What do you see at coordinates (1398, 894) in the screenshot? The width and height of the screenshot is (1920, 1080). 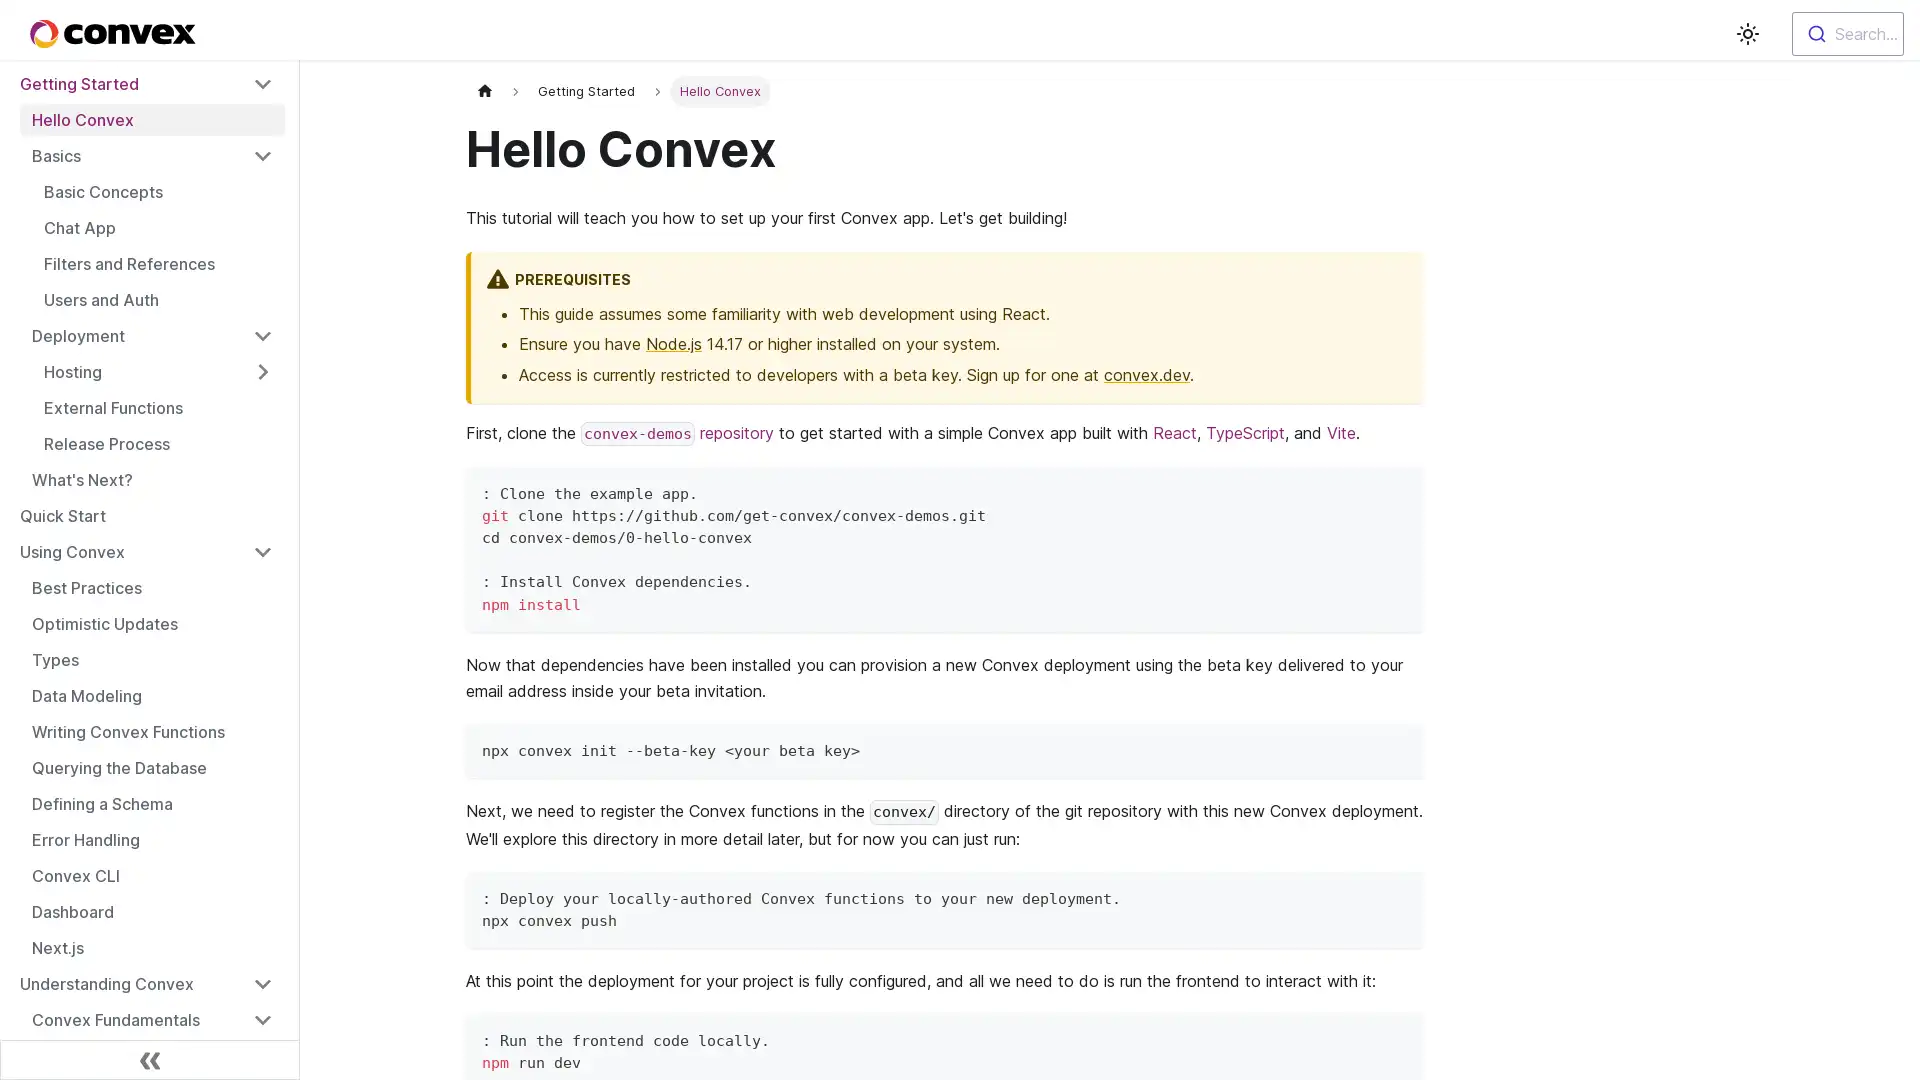 I see `Copy code to clipboard` at bounding box center [1398, 894].